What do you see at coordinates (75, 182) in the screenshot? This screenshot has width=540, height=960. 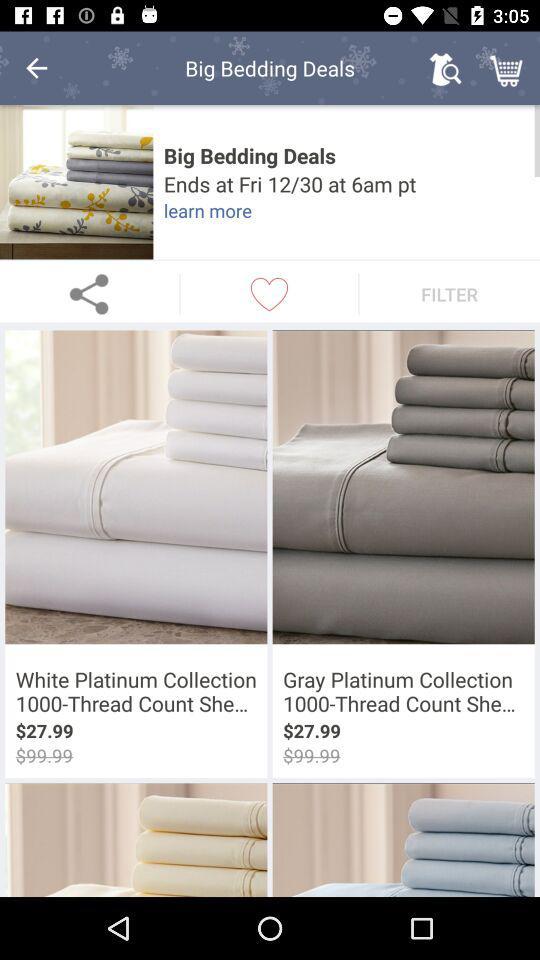 I see `show pictures` at bounding box center [75, 182].